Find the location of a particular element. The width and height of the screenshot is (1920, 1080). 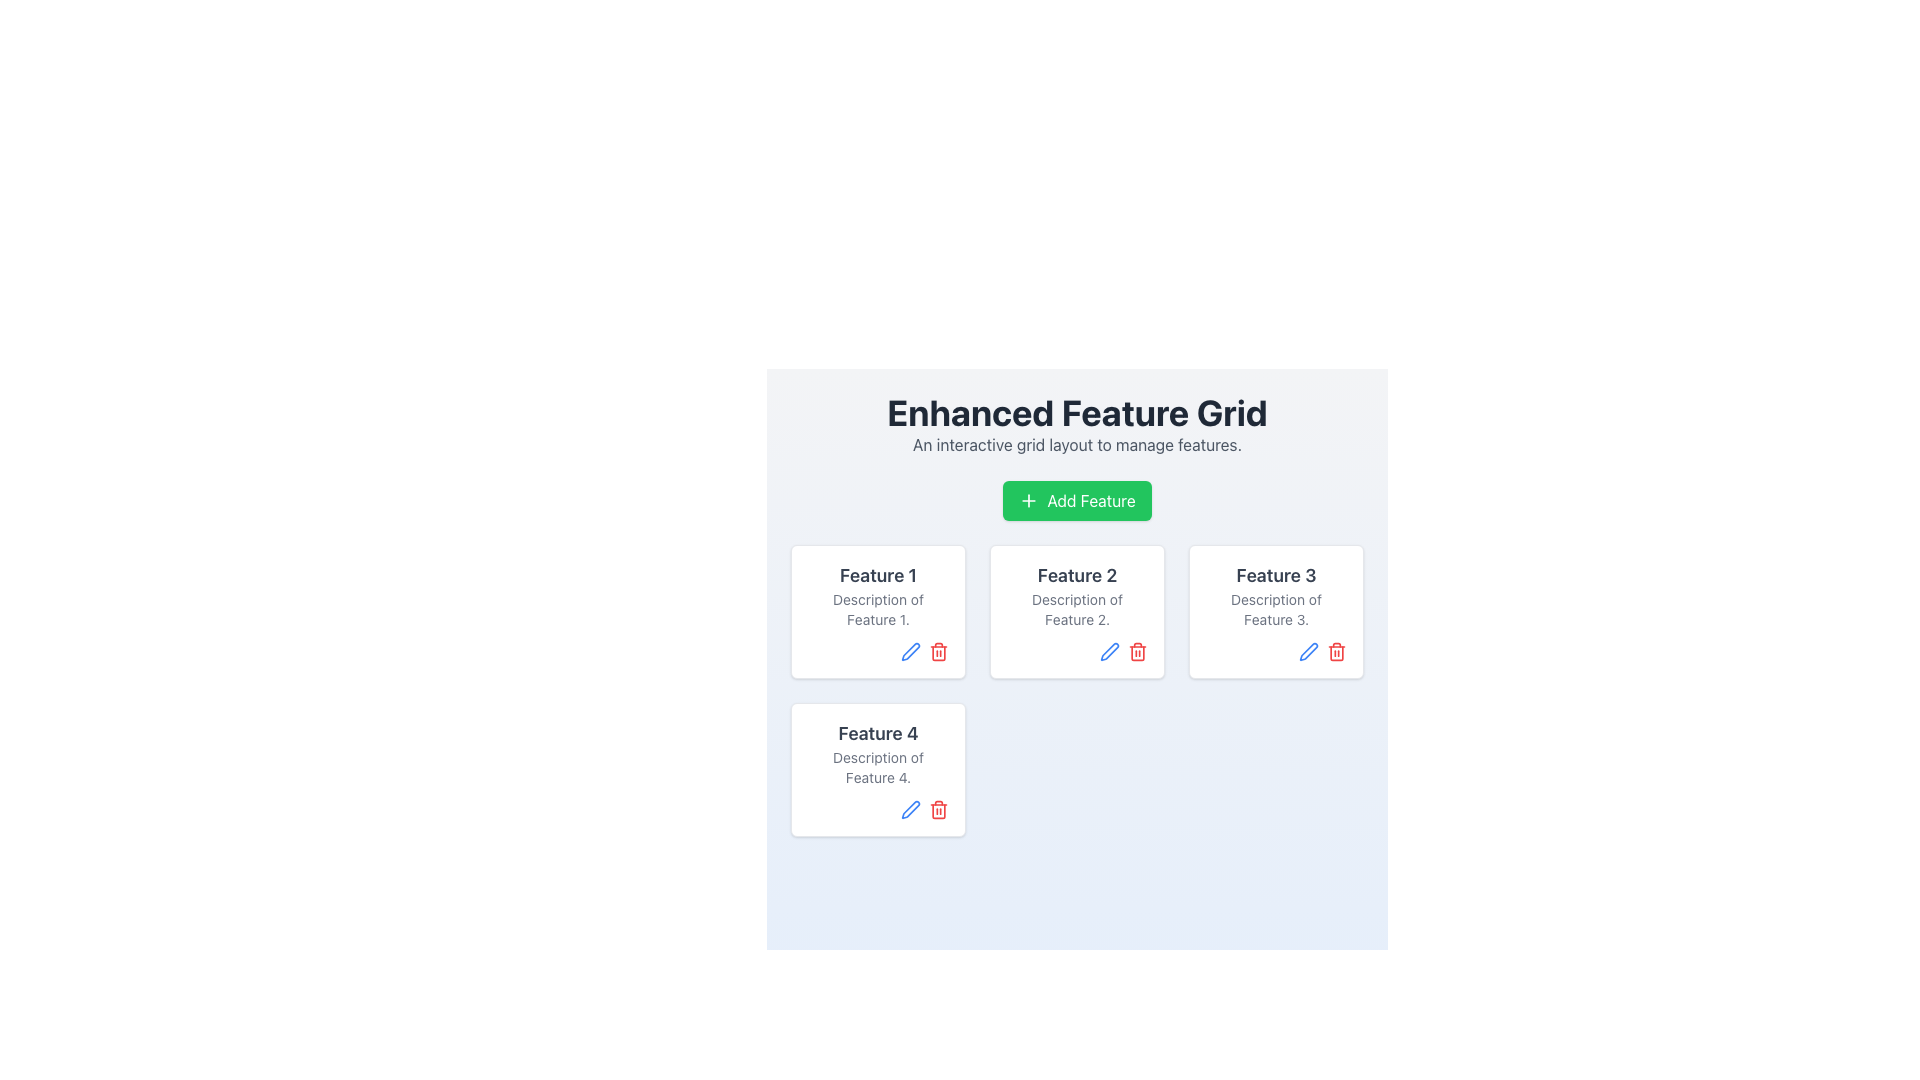

text content of the text label displaying 'Feature 1' in bold dark gray within the feature card is located at coordinates (878, 575).